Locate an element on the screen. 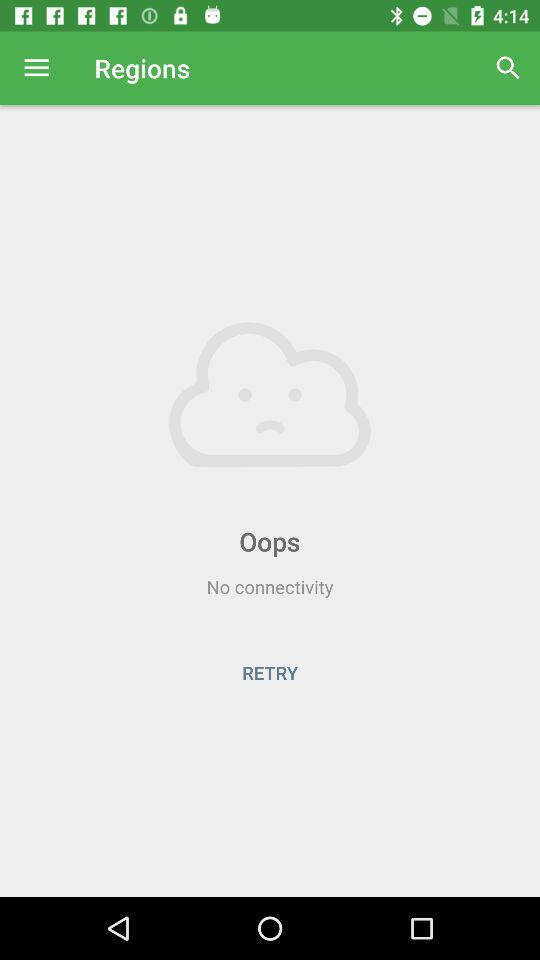  the item to the right of regions icon is located at coordinates (508, 68).